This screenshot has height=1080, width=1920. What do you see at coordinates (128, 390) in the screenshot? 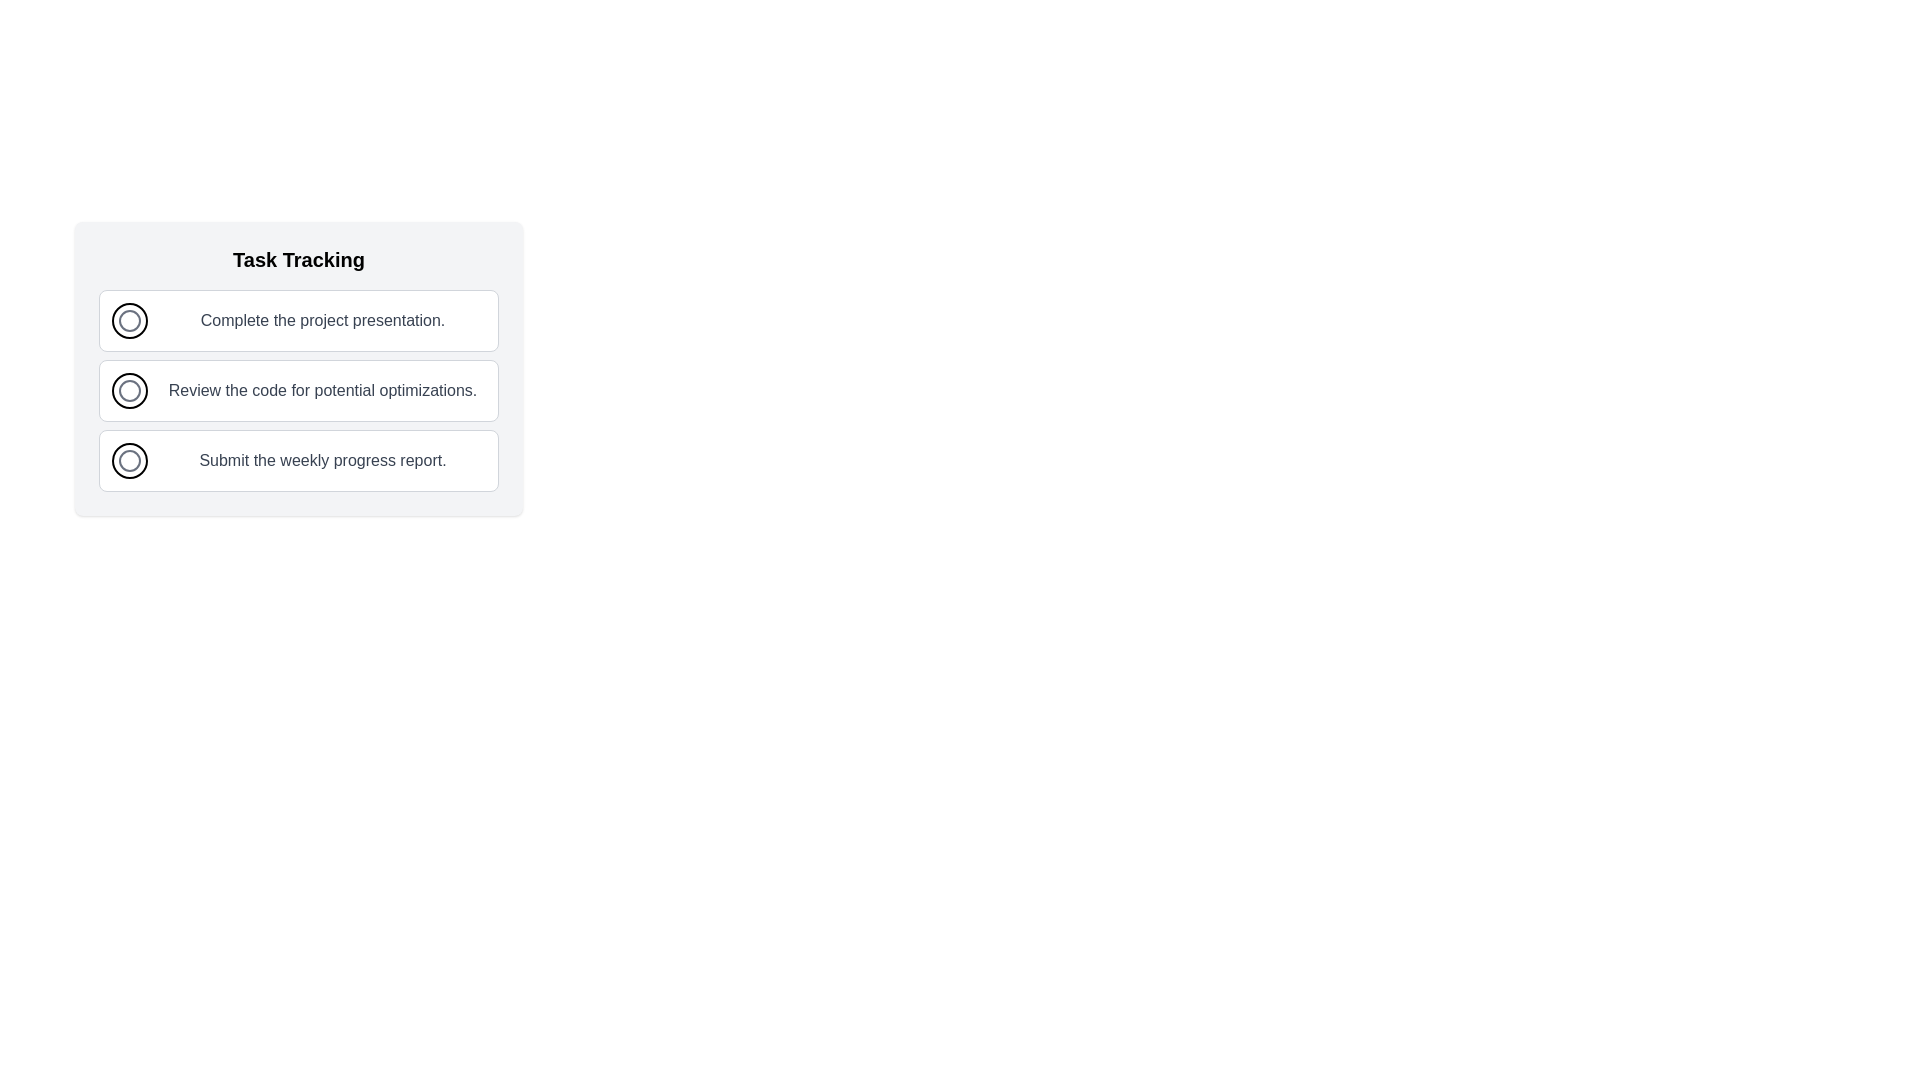
I see `the circular radio button with a dark border located to the left of the text 'Review the code for potential optimizations.'` at bounding box center [128, 390].